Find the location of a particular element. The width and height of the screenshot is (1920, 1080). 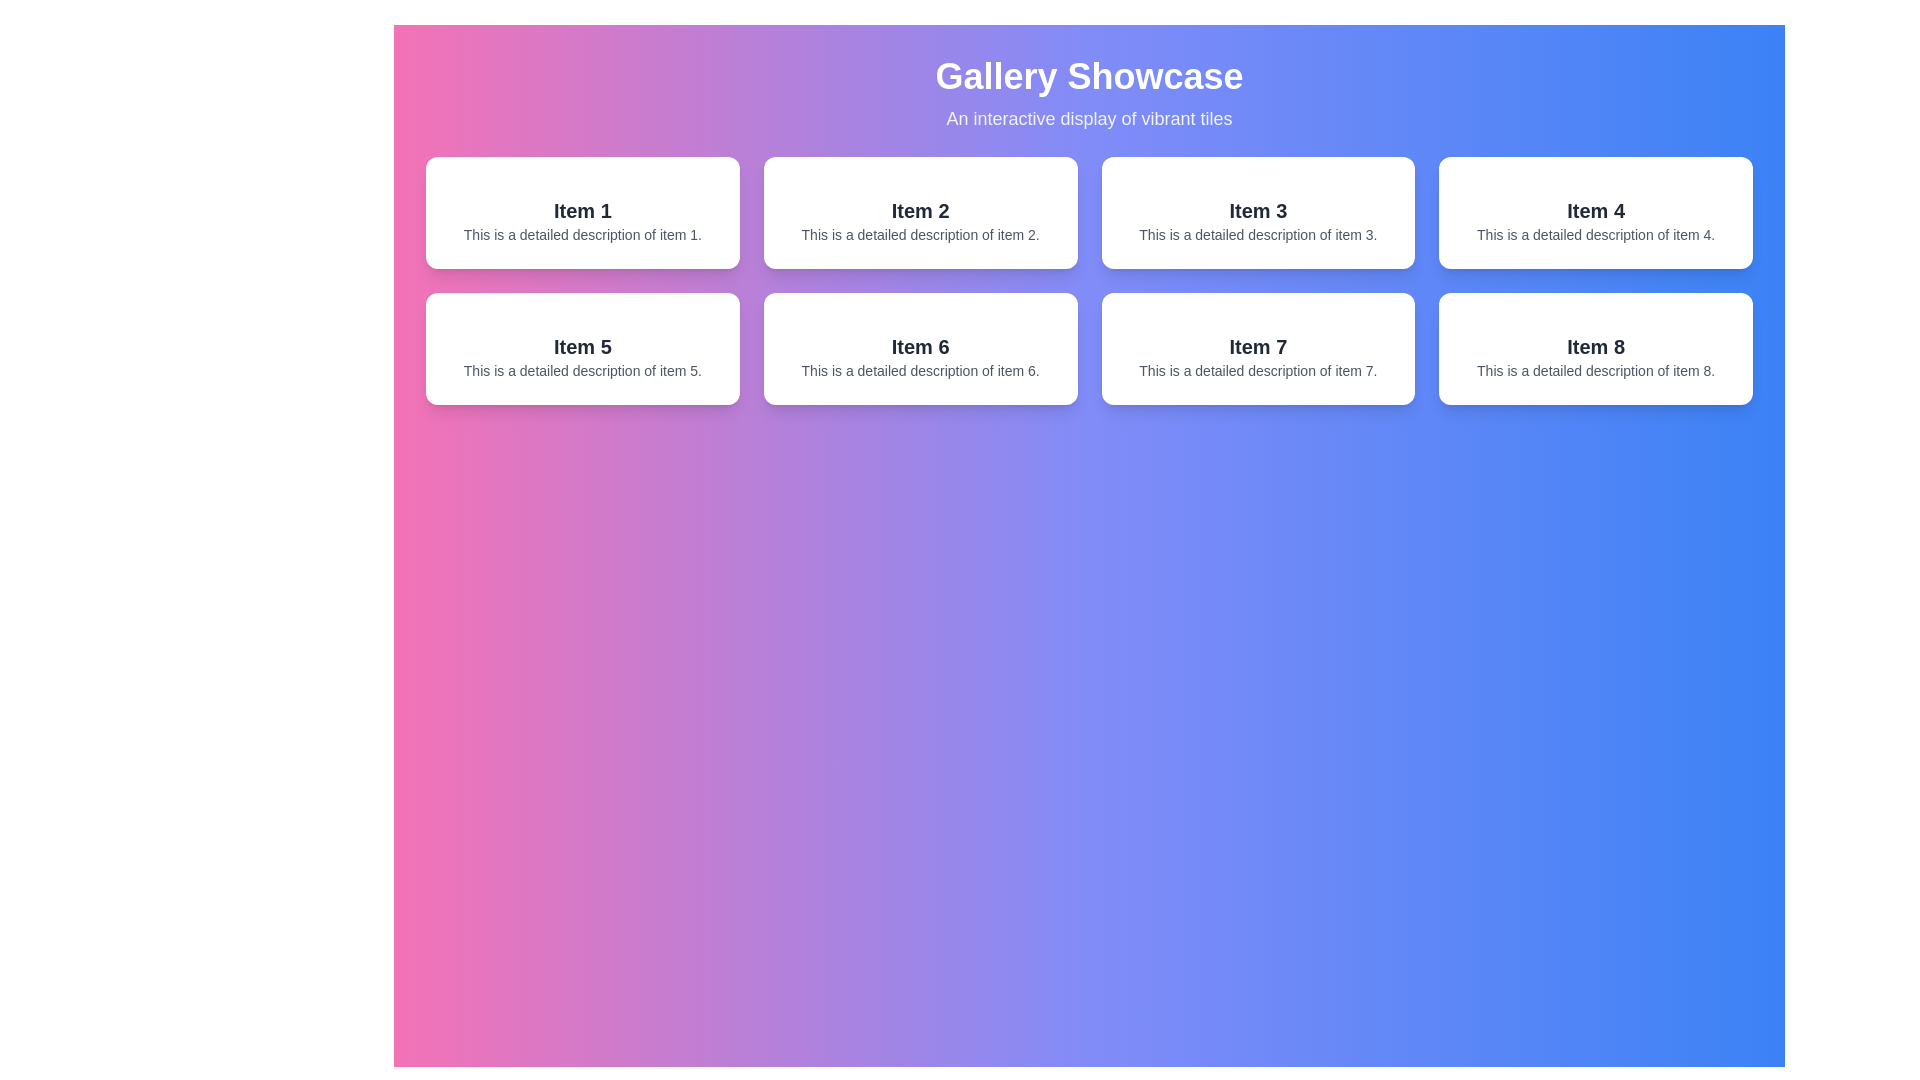

text labeled 'This is a detailed description of item 6.' located in the tile for 'Item 6' in the second row, third column of the grid layout is located at coordinates (919, 370).